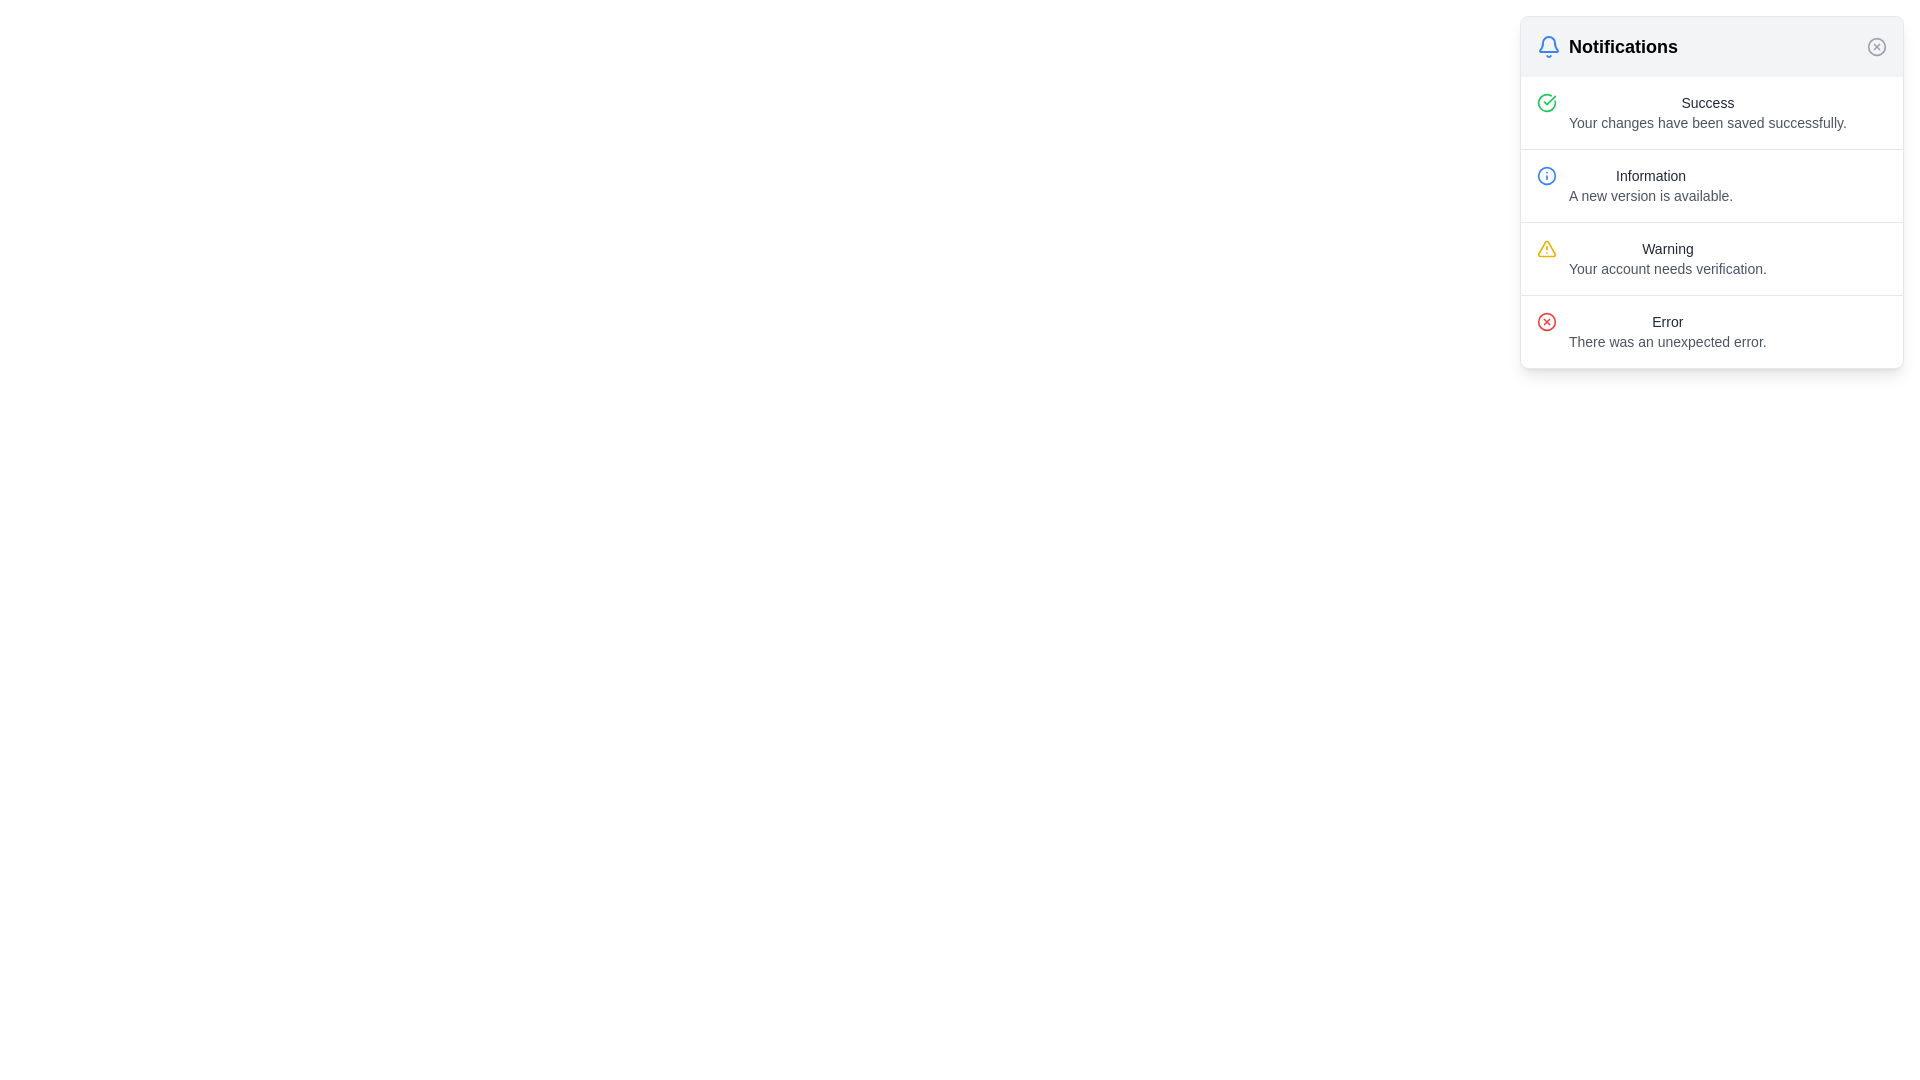  What do you see at coordinates (1545, 103) in the screenshot?
I see `the circular green checkmark icon located to the left of the 'Success' notification message` at bounding box center [1545, 103].